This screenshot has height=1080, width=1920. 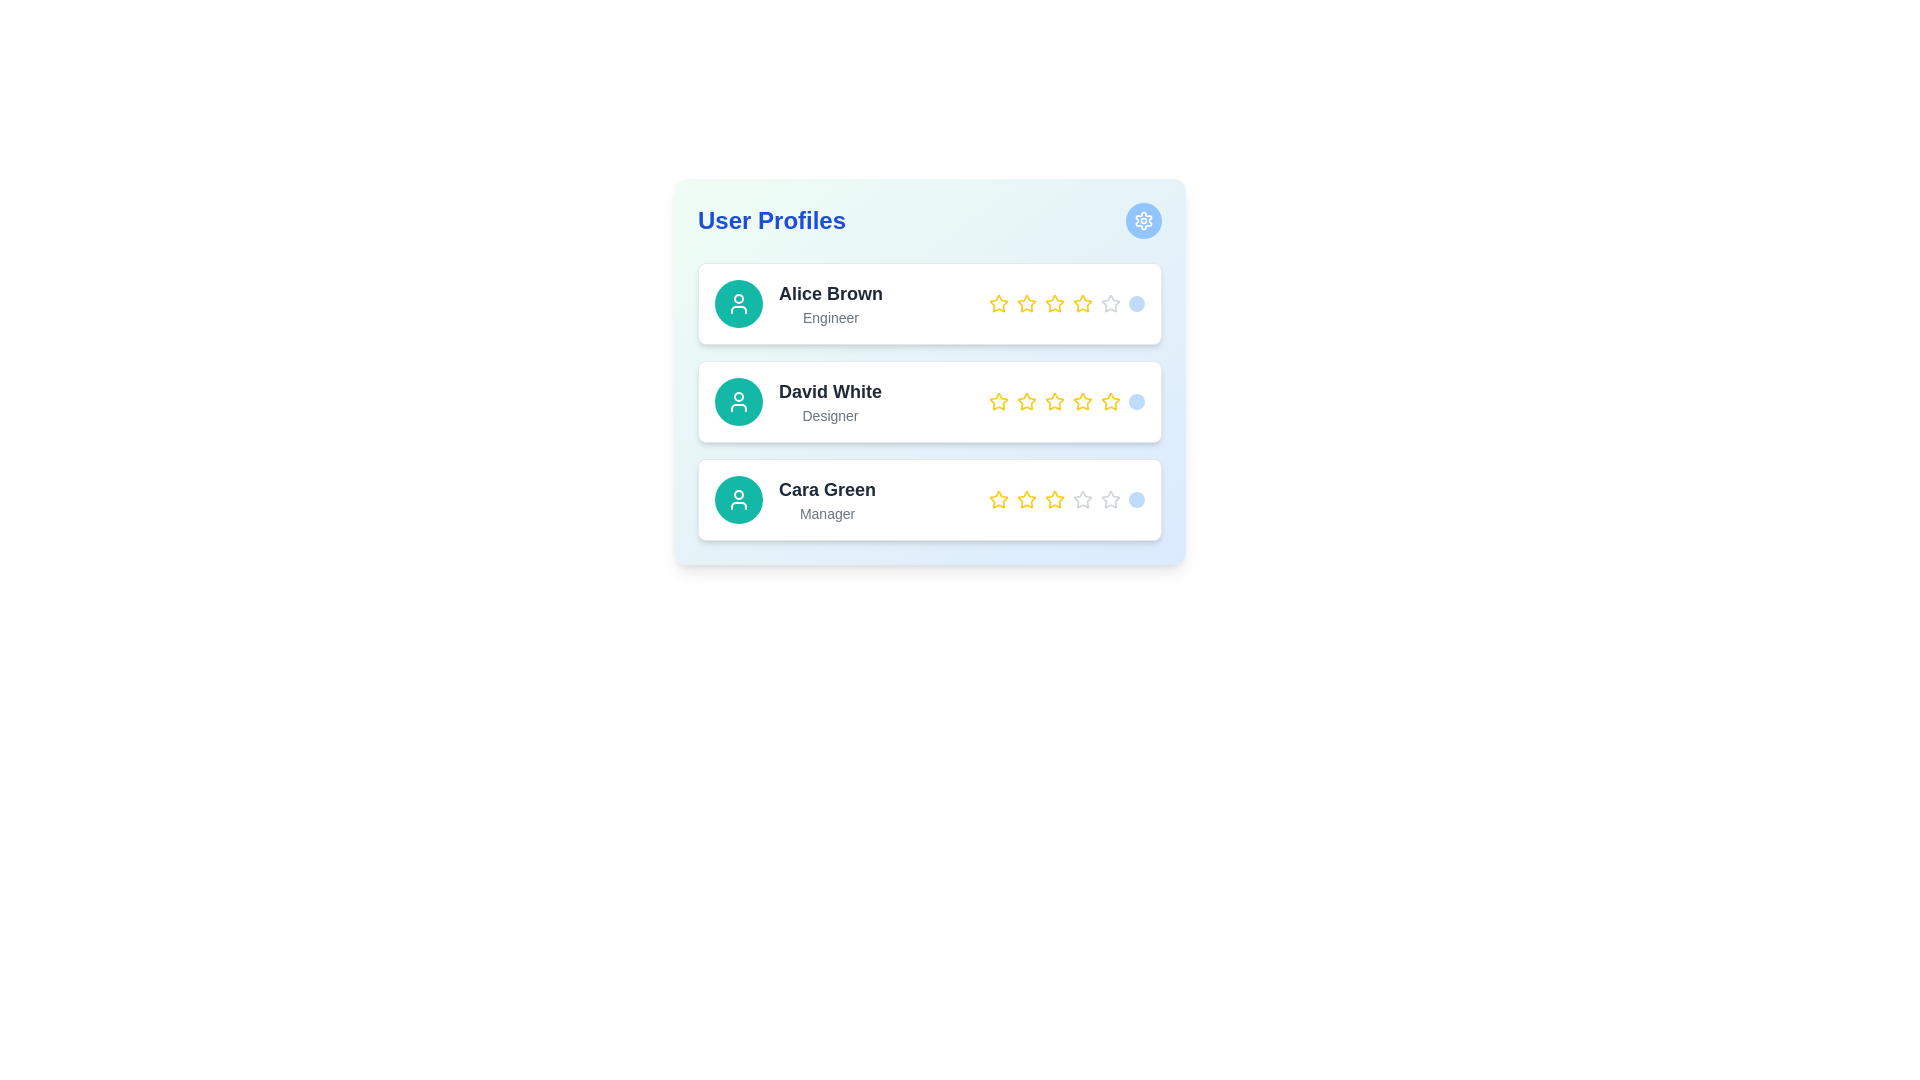 What do you see at coordinates (998, 304) in the screenshot?
I see `the first rating star icon for user 'Alice Brown', located next to the text 'Engineer'` at bounding box center [998, 304].